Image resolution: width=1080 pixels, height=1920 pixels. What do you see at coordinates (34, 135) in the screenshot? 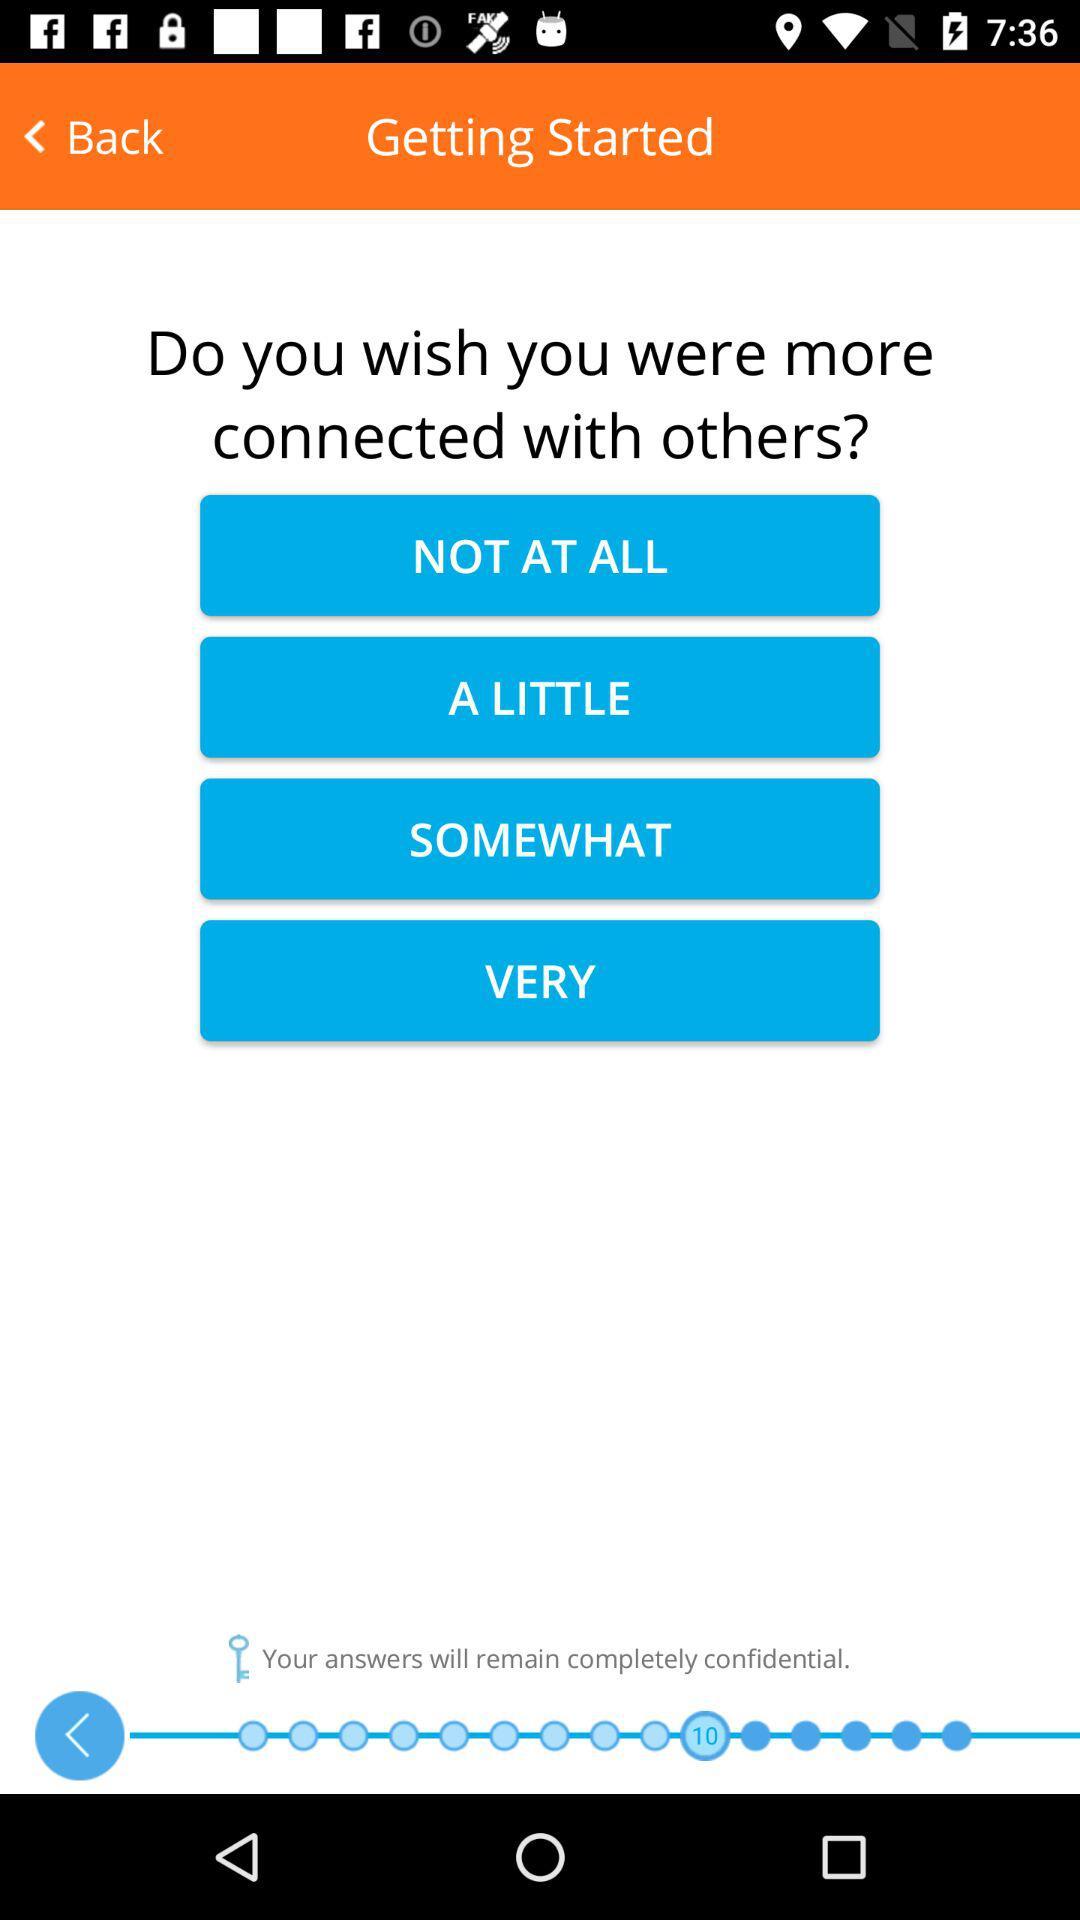
I see `the arrow_backward icon` at bounding box center [34, 135].